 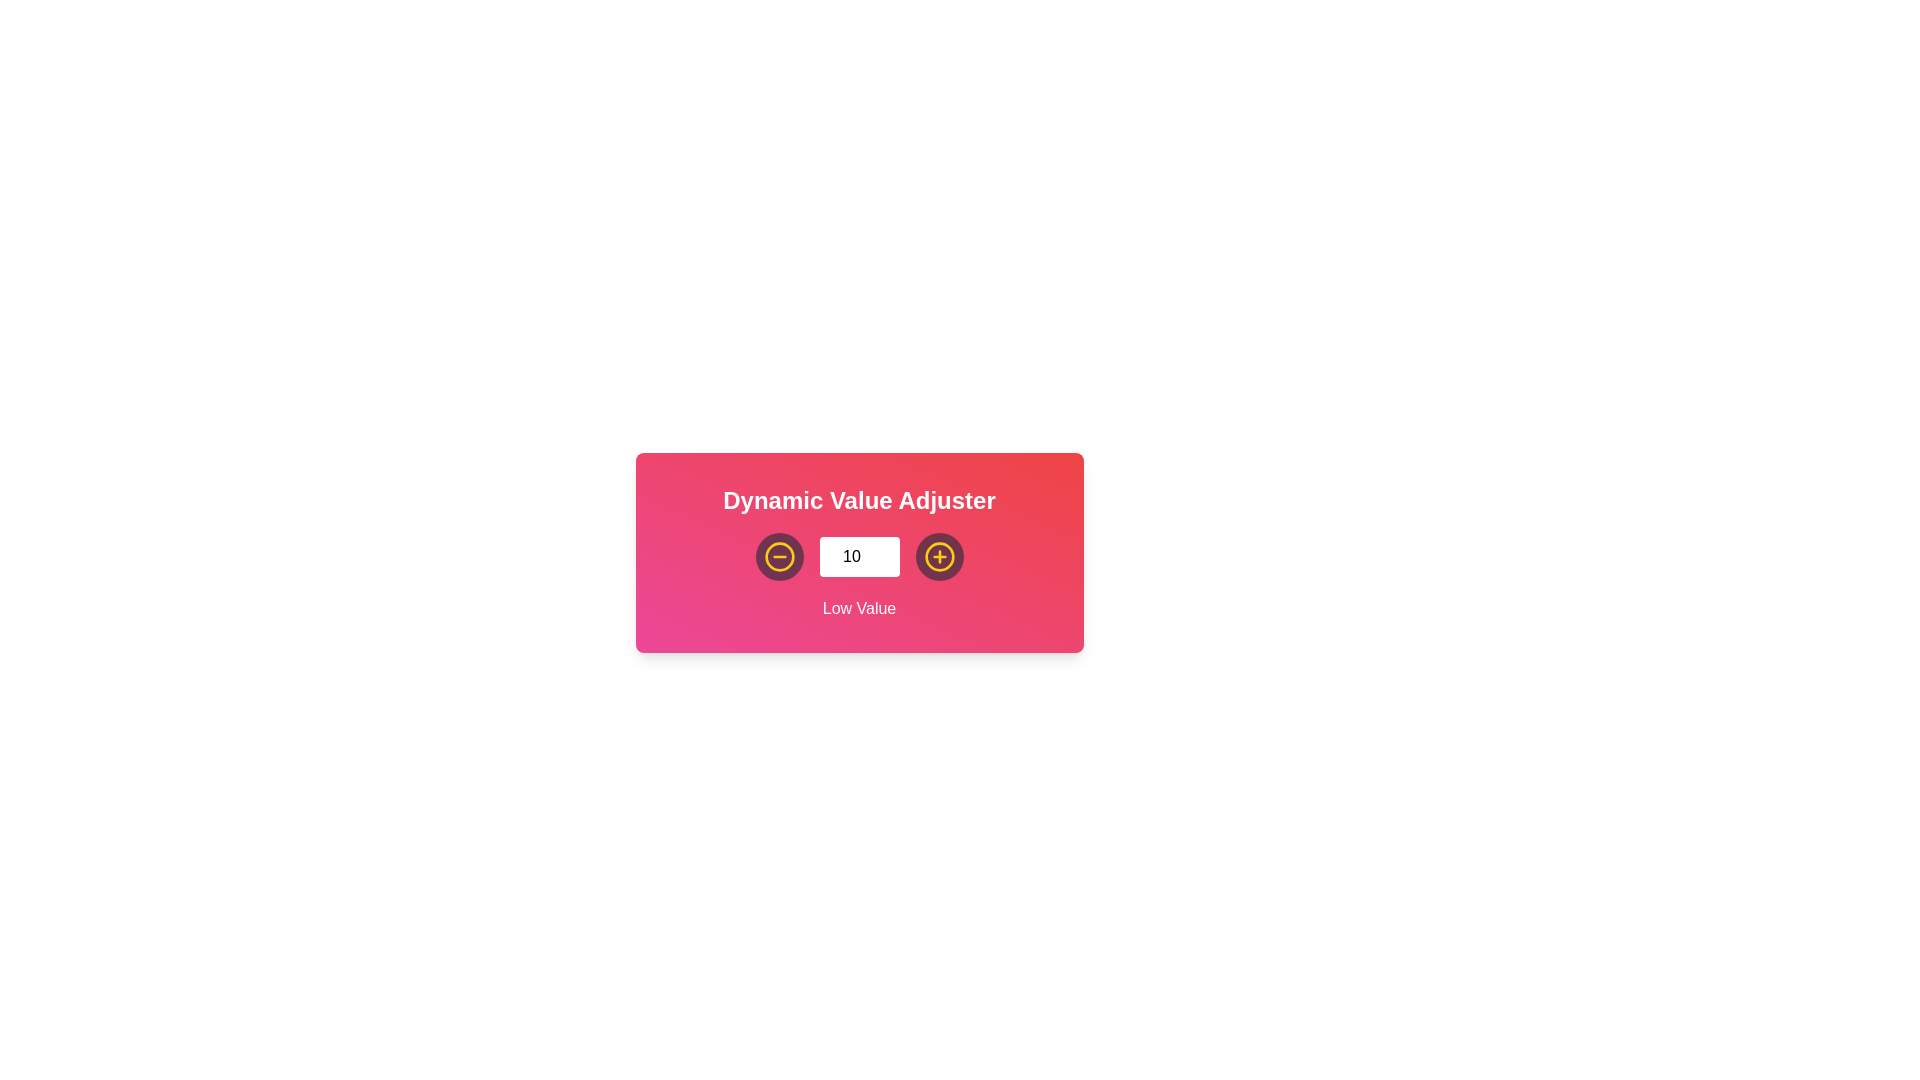 I want to click on the button located at the leftmost position of a horizontal row to decrease the numerical value in the adjacent input field, so click(x=778, y=556).